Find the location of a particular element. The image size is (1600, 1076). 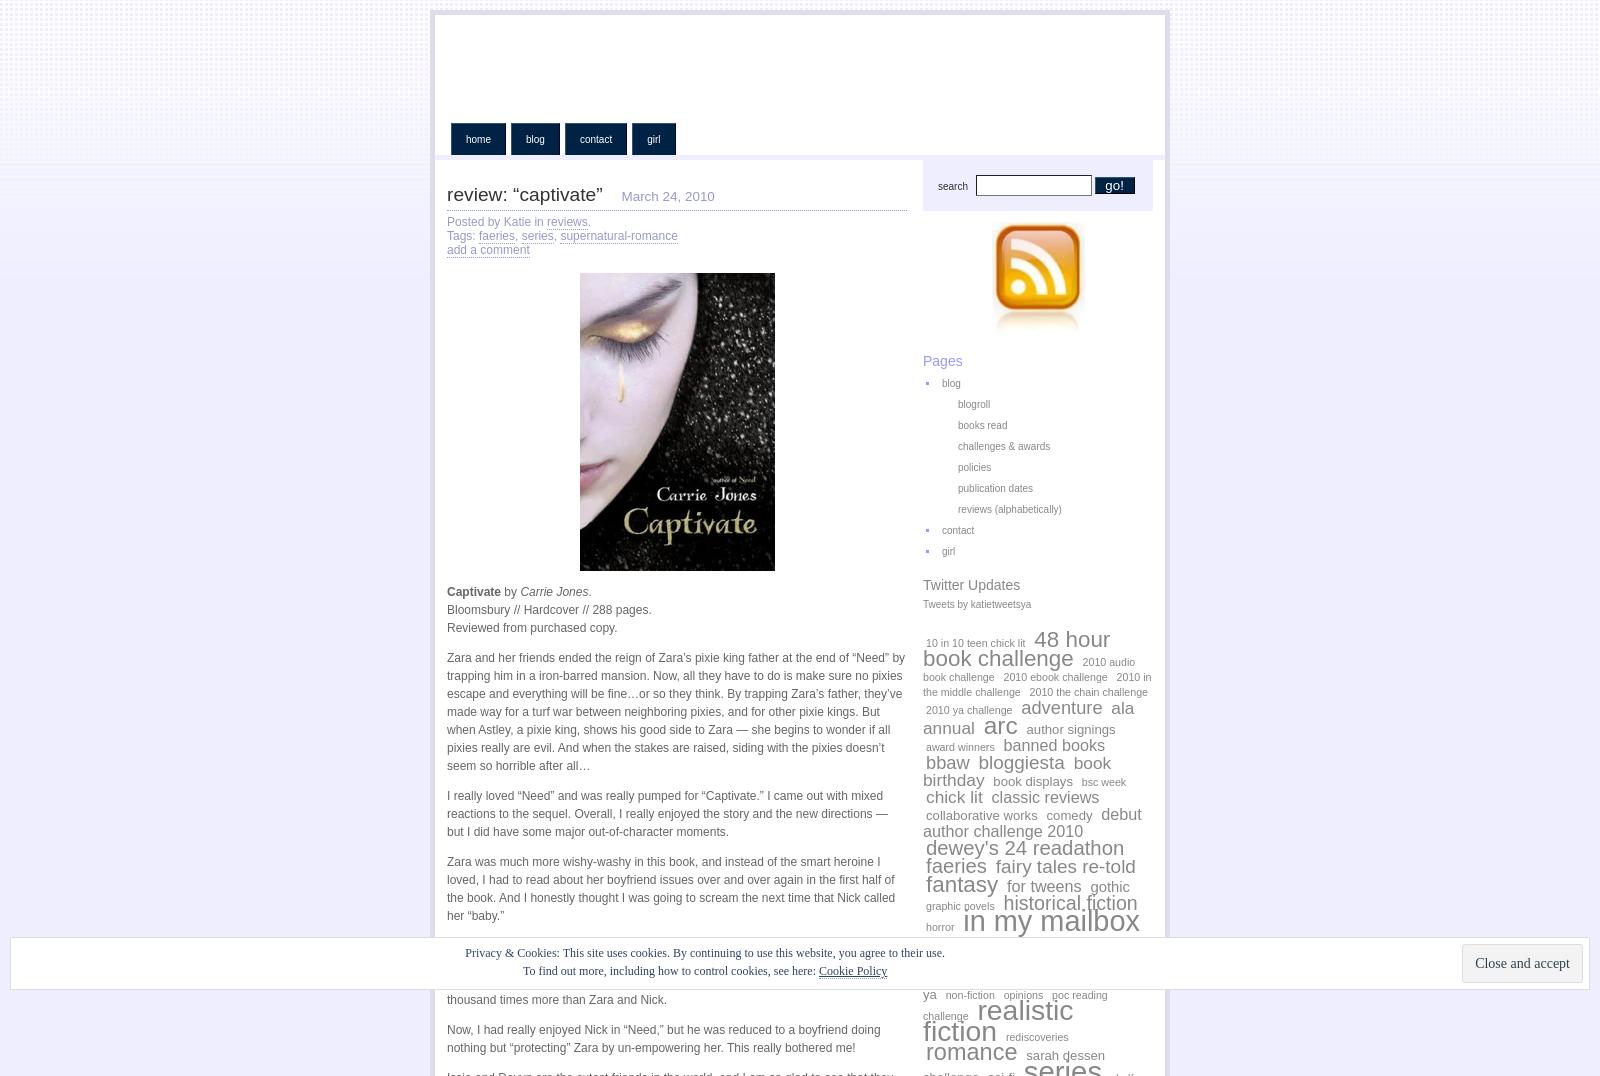

'Posted by Katie in' is located at coordinates (495, 220).